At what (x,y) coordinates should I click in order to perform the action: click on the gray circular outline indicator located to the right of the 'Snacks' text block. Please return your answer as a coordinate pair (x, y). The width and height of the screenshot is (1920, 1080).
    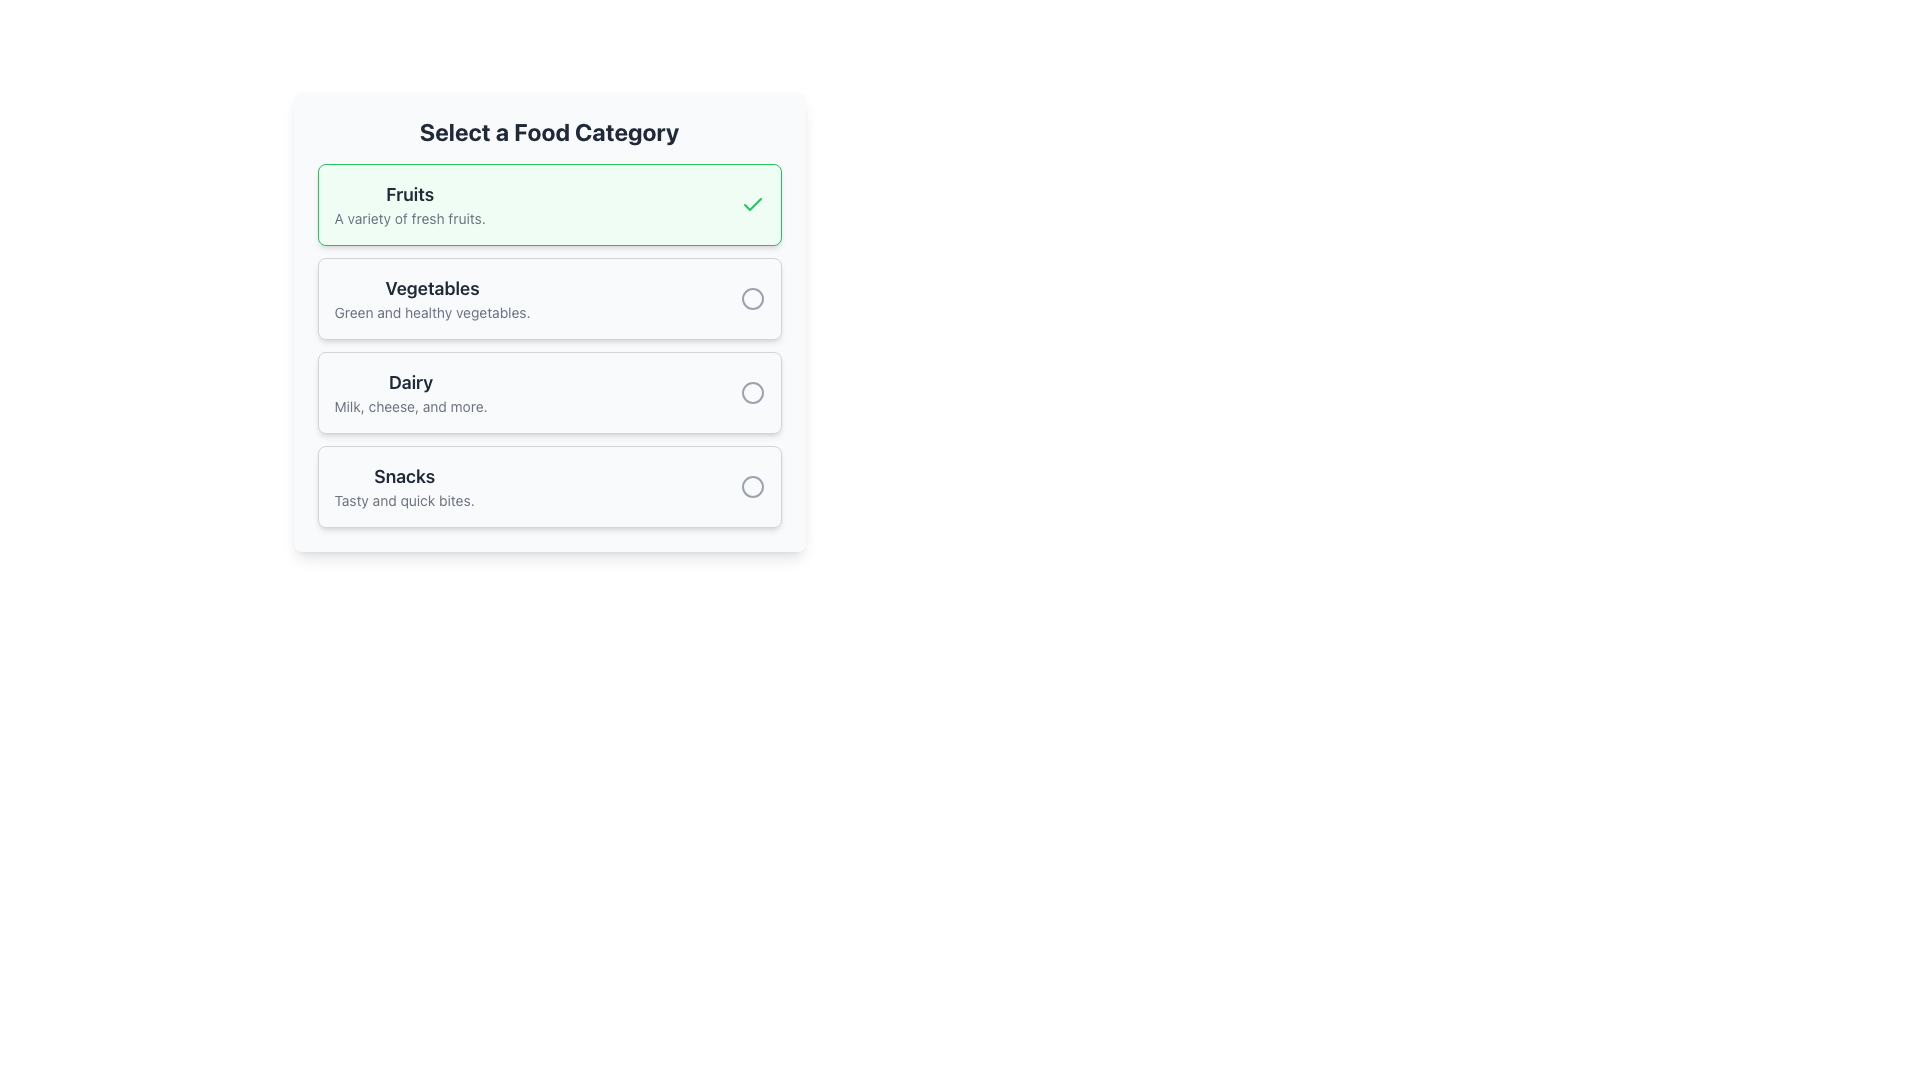
    Looking at the image, I should click on (751, 486).